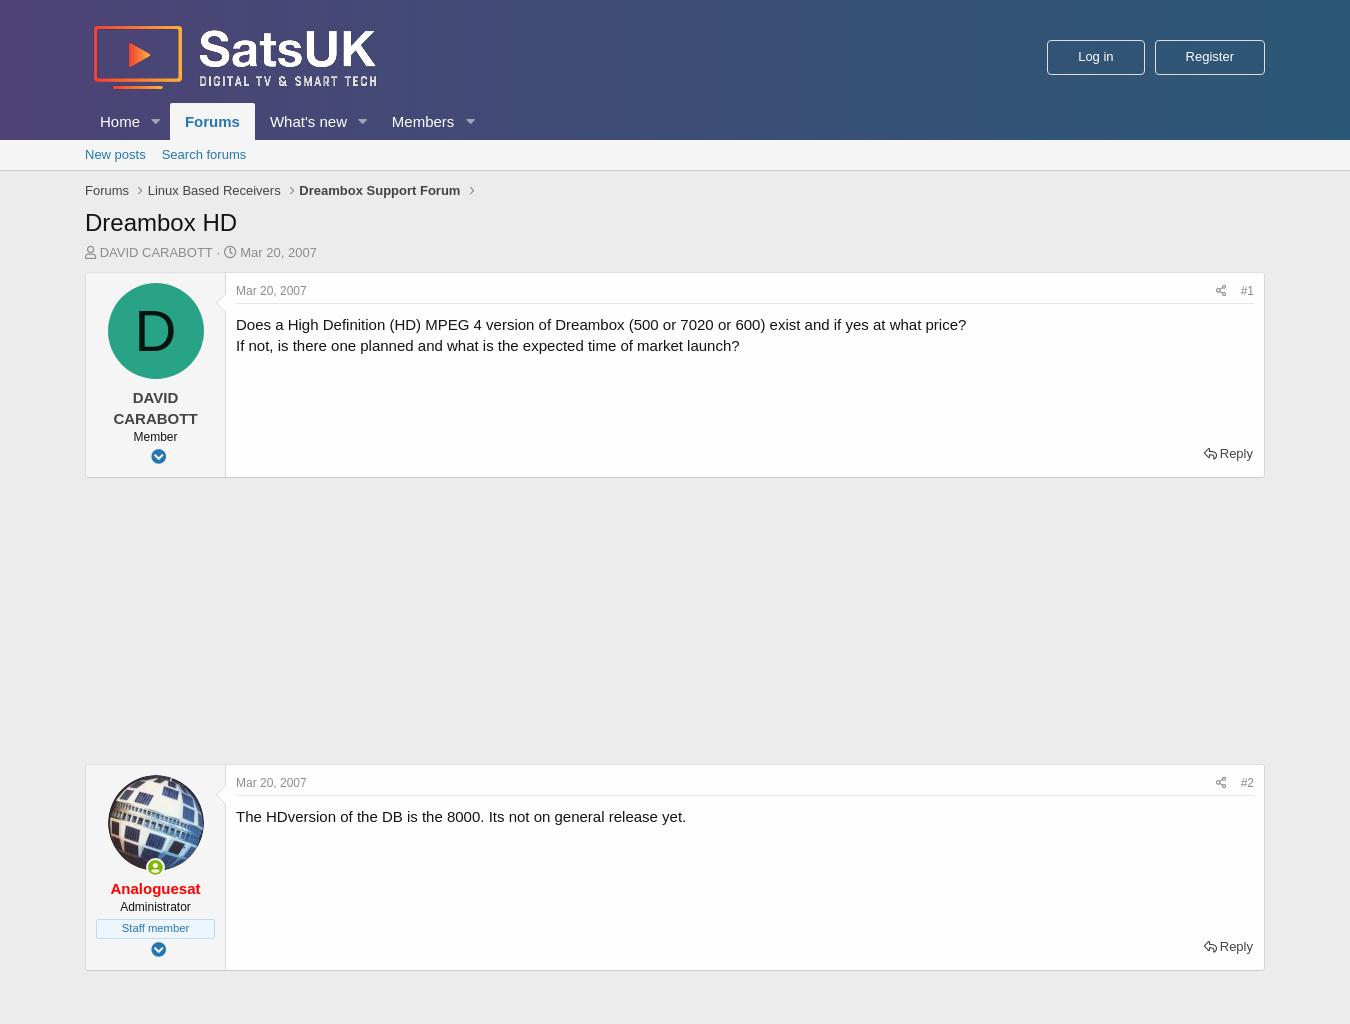 Image resolution: width=1350 pixels, height=1024 pixels. I want to click on 'If not, is there one planned and what is the expected time of market launch?', so click(486, 345).